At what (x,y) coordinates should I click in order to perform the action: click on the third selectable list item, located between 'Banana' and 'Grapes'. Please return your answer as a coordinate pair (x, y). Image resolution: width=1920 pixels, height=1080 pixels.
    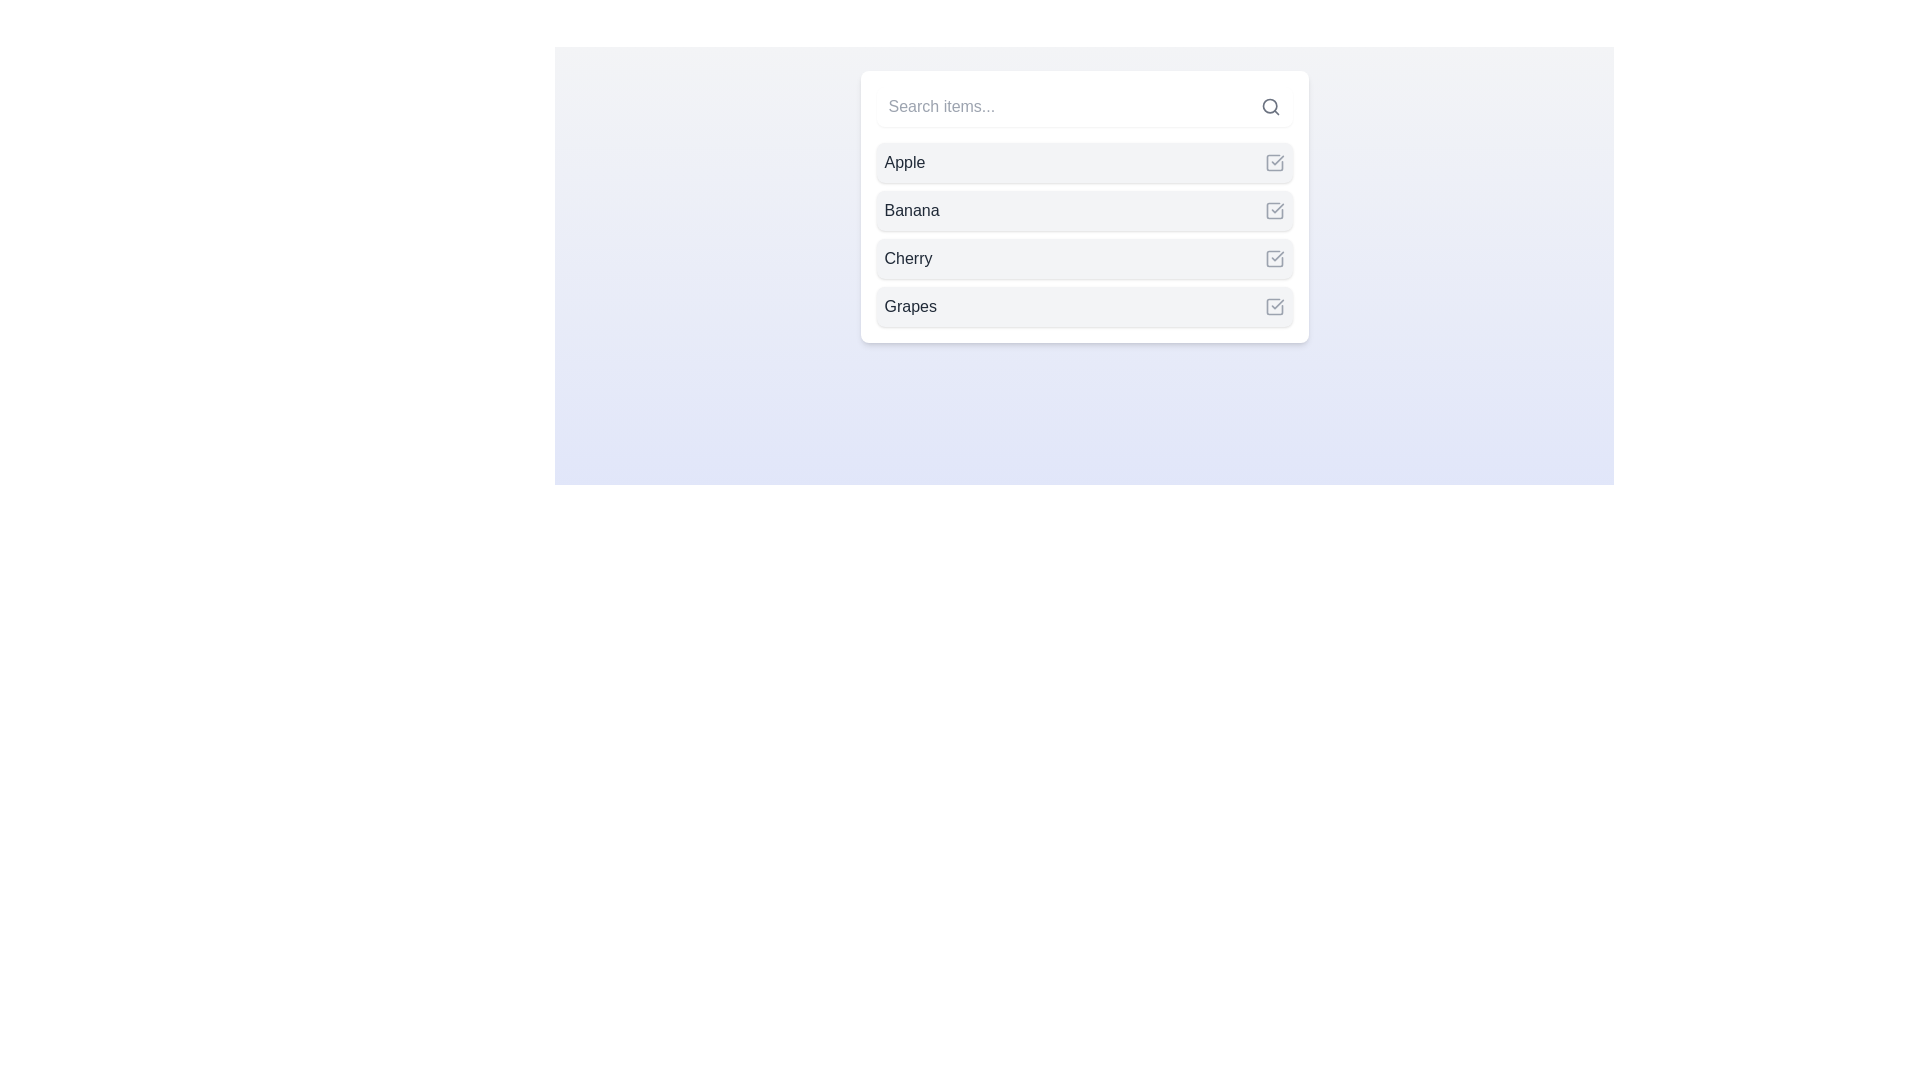
    Looking at the image, I should click on (1083, 257).